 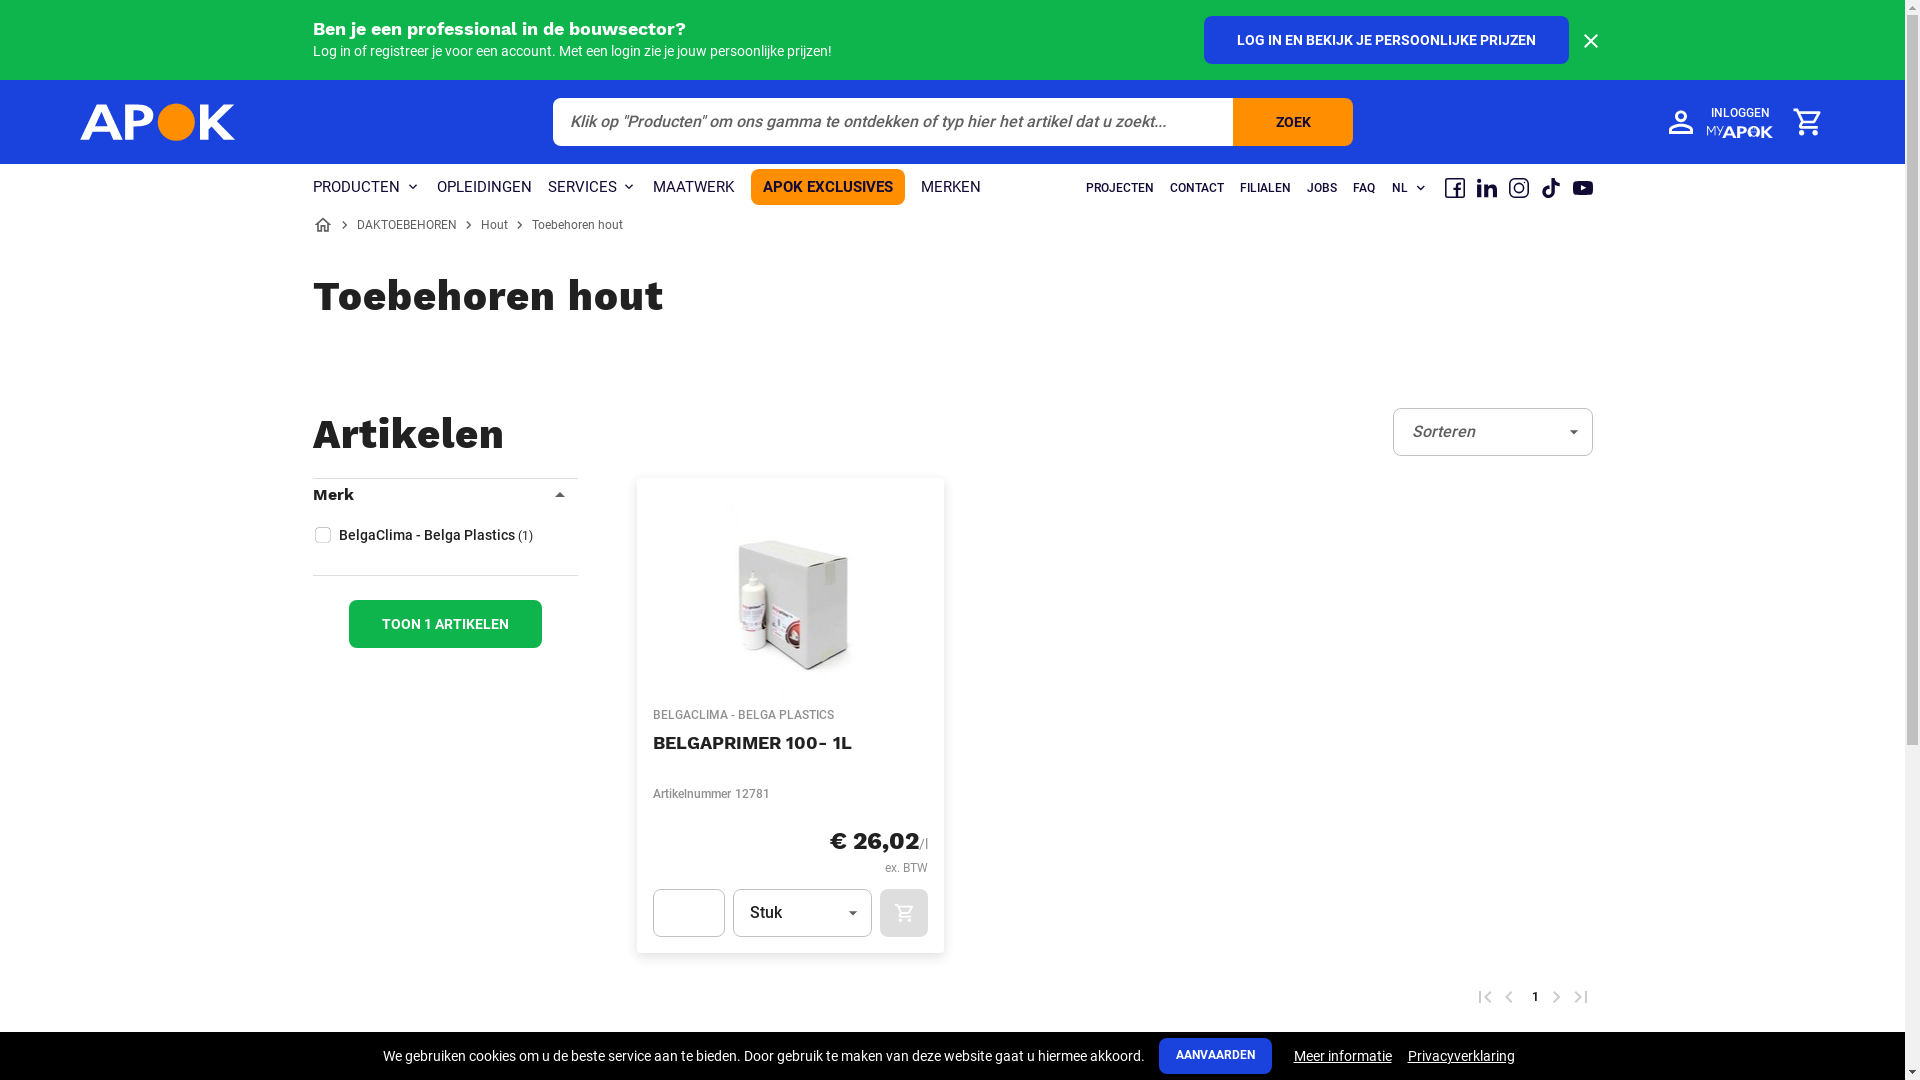 What do you see at coordinates (443, 494) in the screenshot?
I see `'Merk` at bounding box center [443, 494].